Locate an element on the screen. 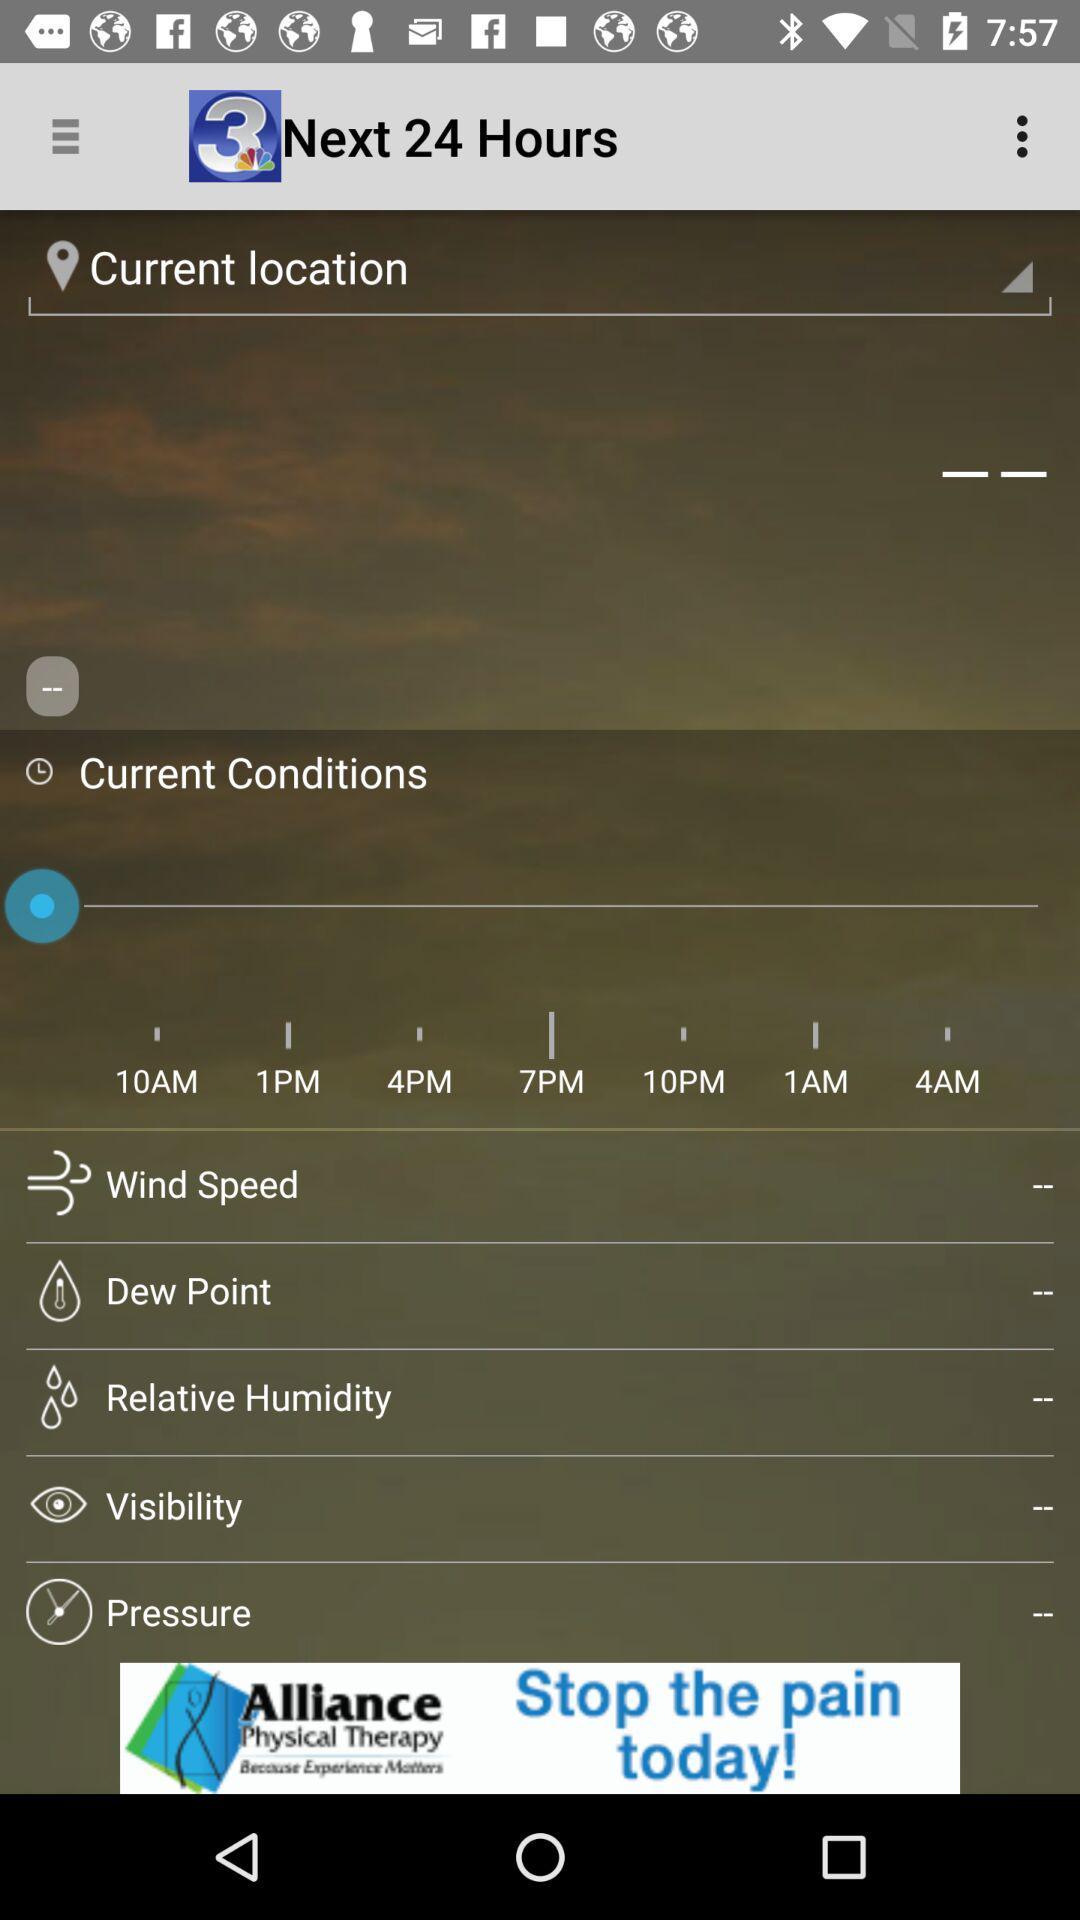 Image resolution: width=1080 pixels, height=1920 pixels. for advertisement is located at coordinates (540, 1727).